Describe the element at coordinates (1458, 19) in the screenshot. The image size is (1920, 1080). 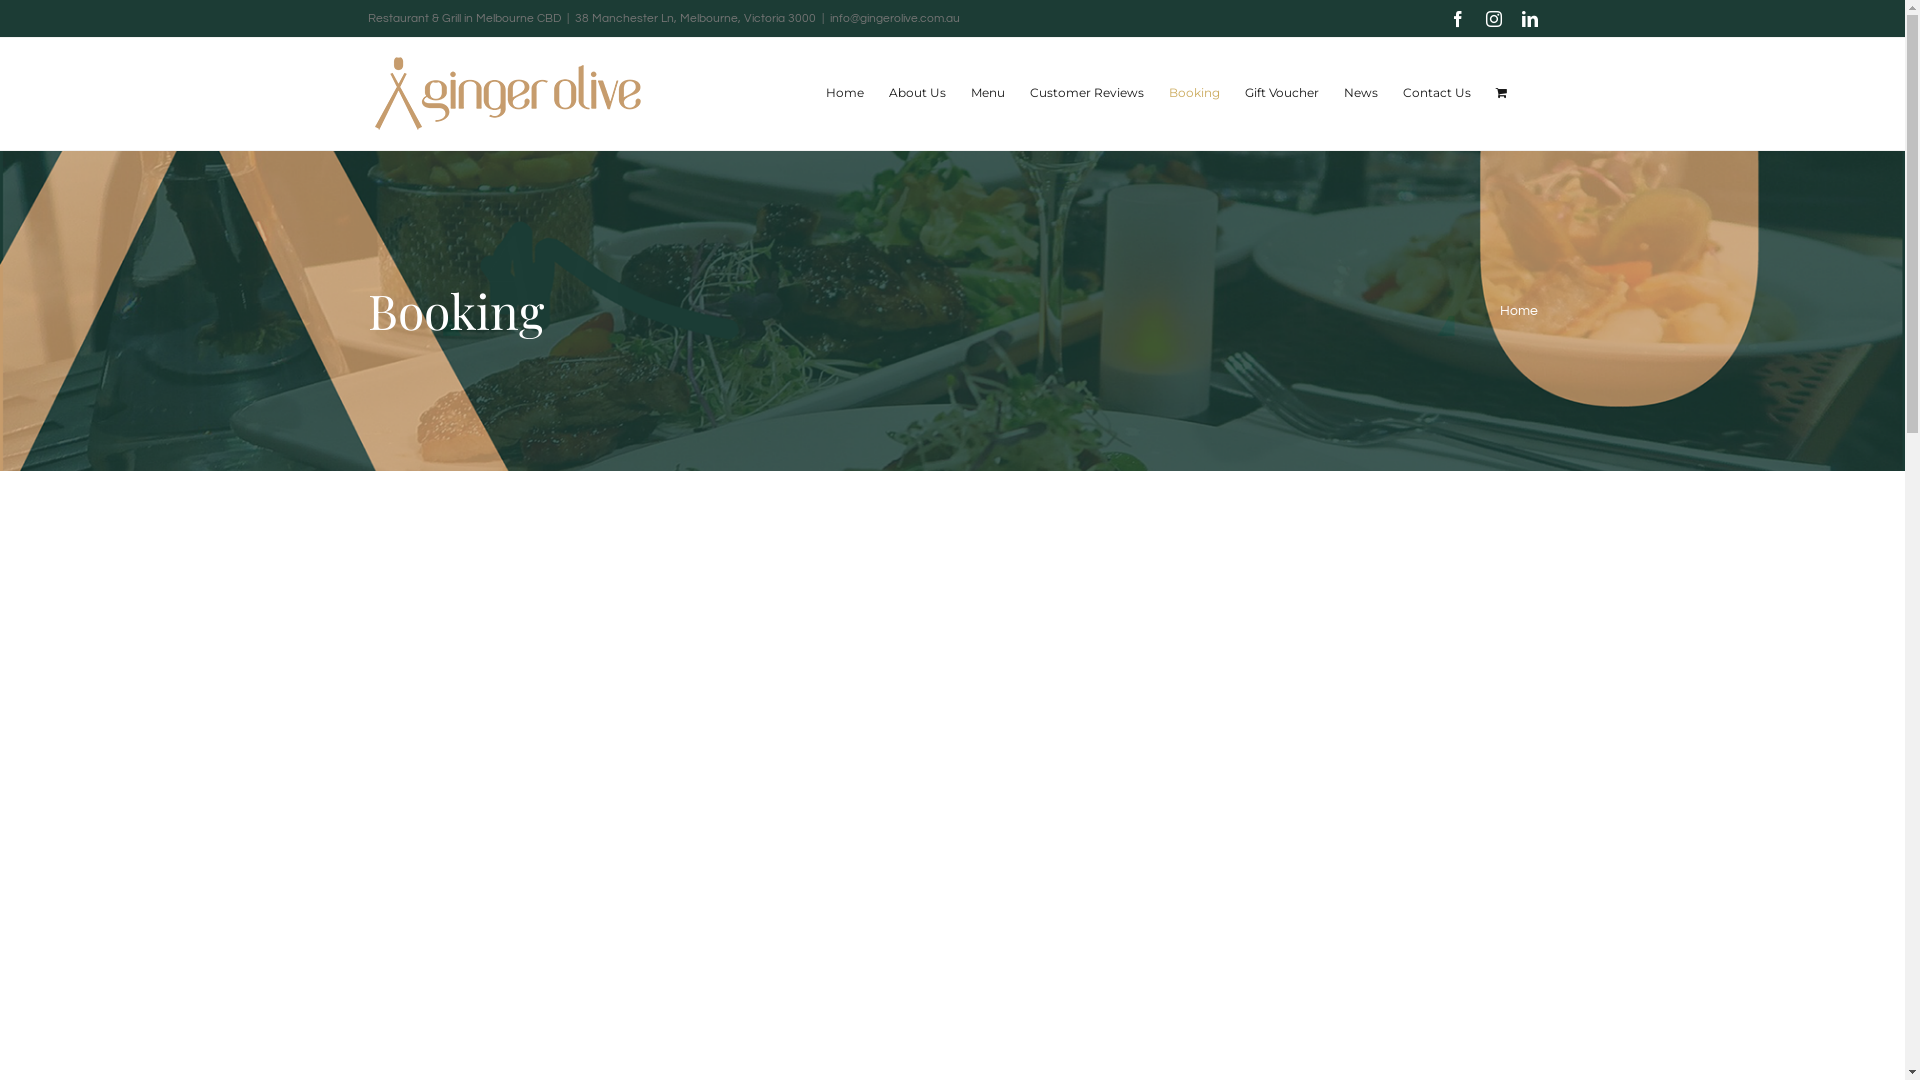
I see `'Facebook'` at that location.